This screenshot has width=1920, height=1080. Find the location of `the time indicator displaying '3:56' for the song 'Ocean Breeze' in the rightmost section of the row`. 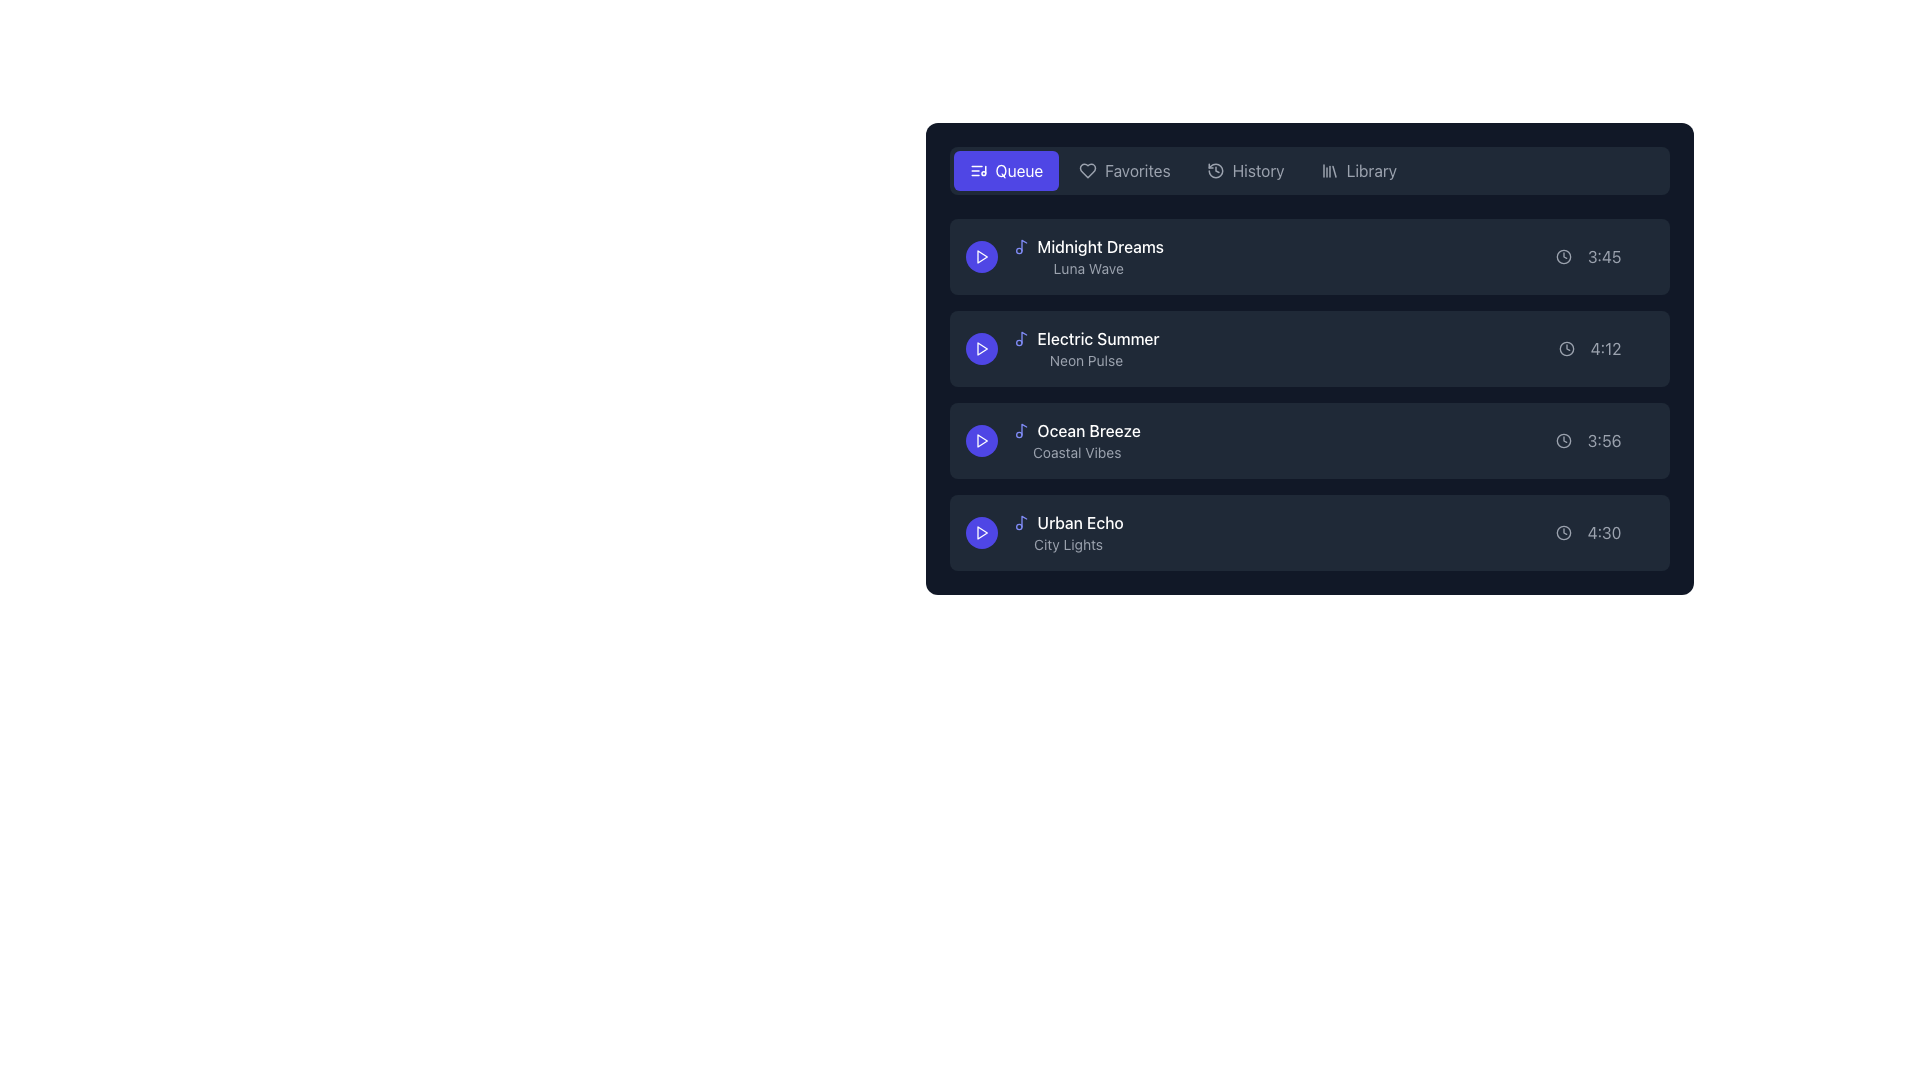

the time indicator displaying '3:56' for the song 'Ocean Breeze' in the rightmost section of the row is located at coordinates (1604, 439).